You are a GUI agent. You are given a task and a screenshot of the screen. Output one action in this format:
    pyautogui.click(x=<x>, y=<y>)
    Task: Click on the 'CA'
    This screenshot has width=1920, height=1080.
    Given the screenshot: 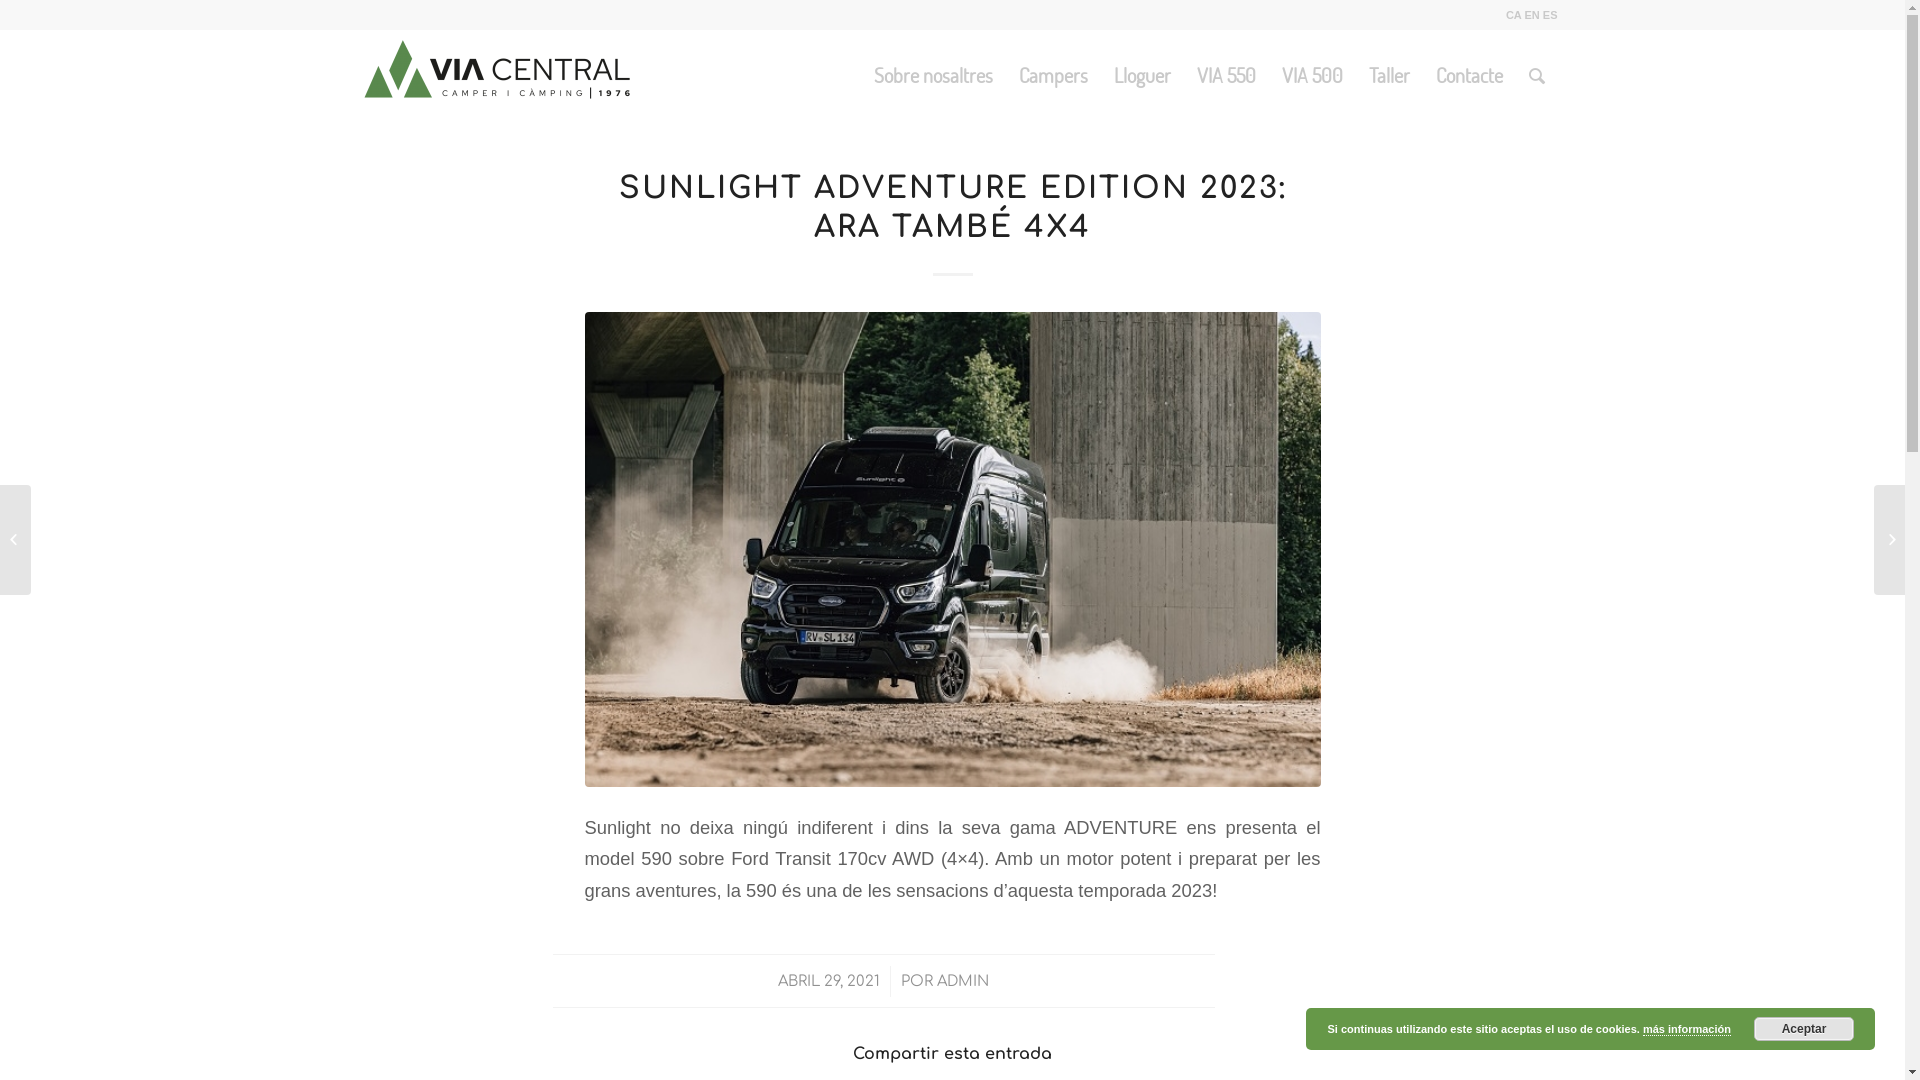 What is the action you would take?
    pyautogui.click(x=1513, y=15)
    